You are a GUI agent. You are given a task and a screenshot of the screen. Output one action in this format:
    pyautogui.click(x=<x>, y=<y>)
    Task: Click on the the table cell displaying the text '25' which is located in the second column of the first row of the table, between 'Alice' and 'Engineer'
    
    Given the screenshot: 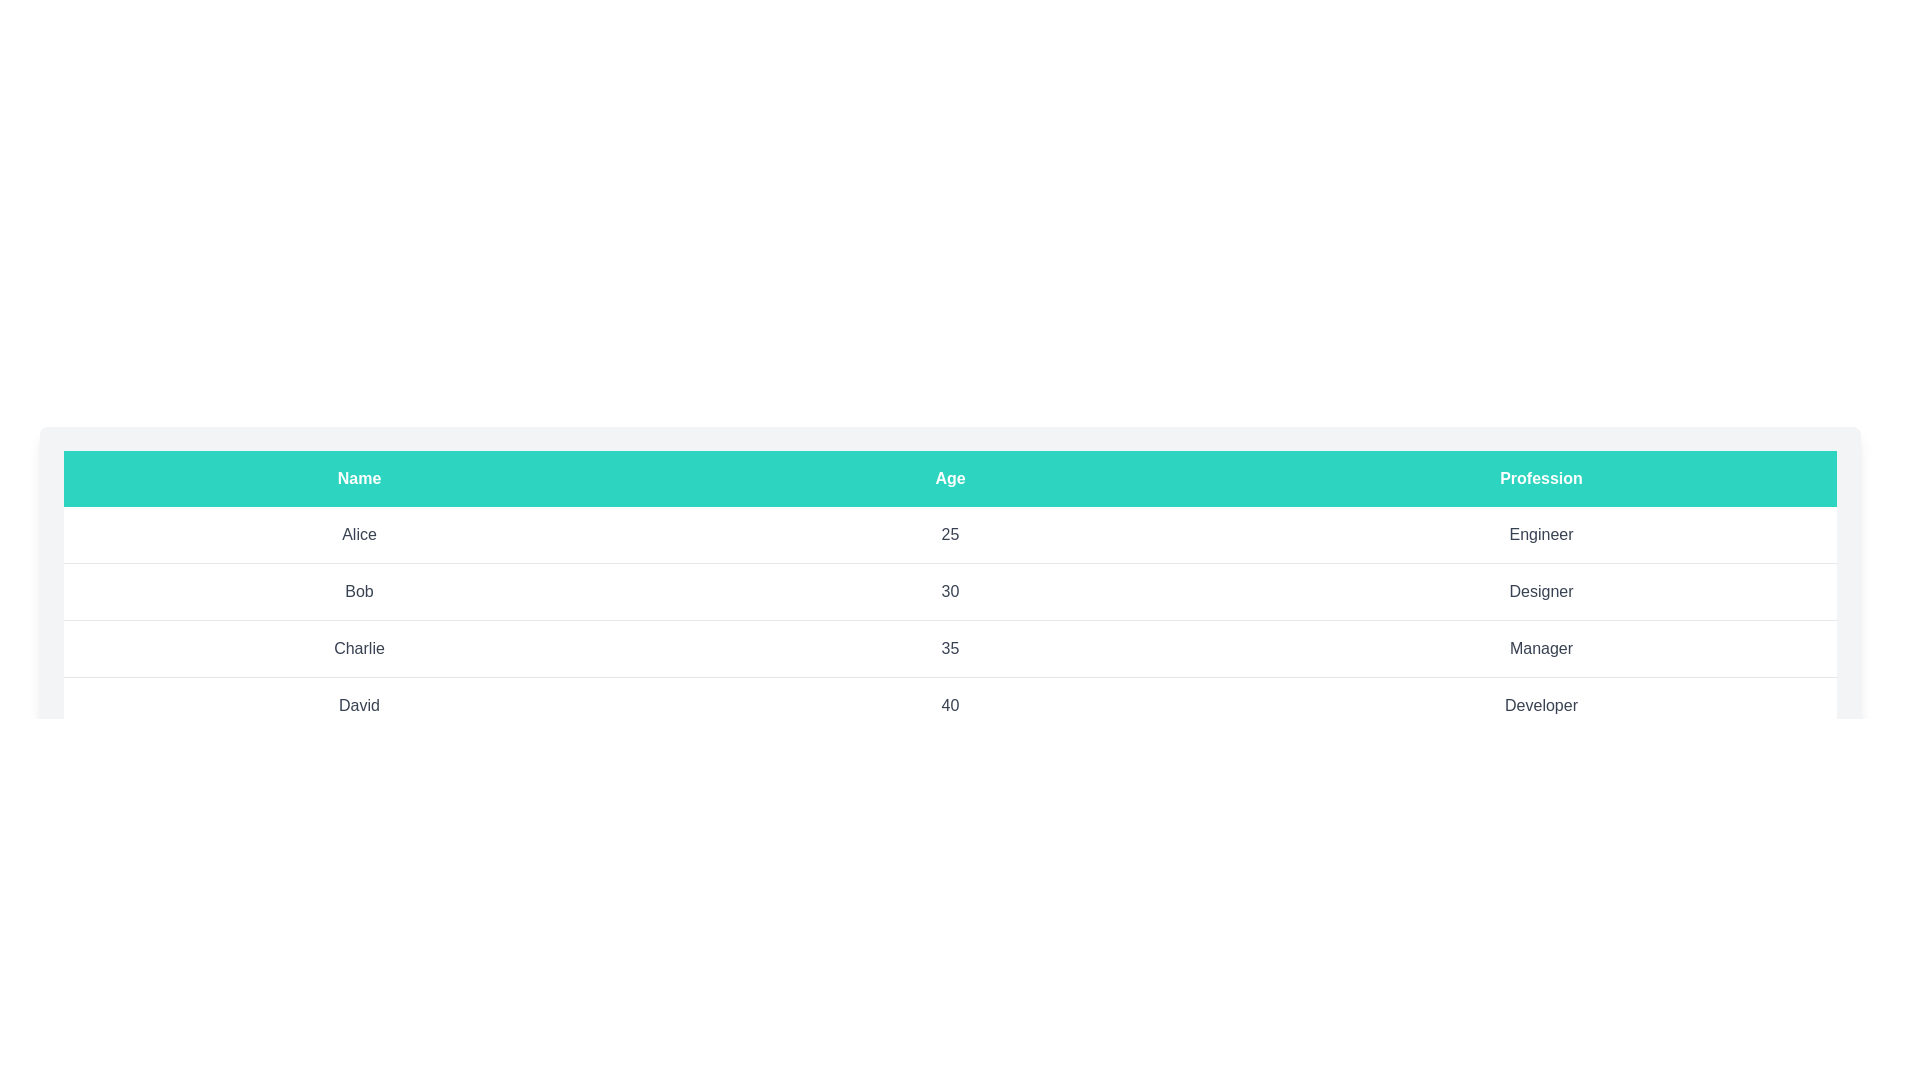 What is the action you would take?
    pyautogui.click(x=949, y=534)
    